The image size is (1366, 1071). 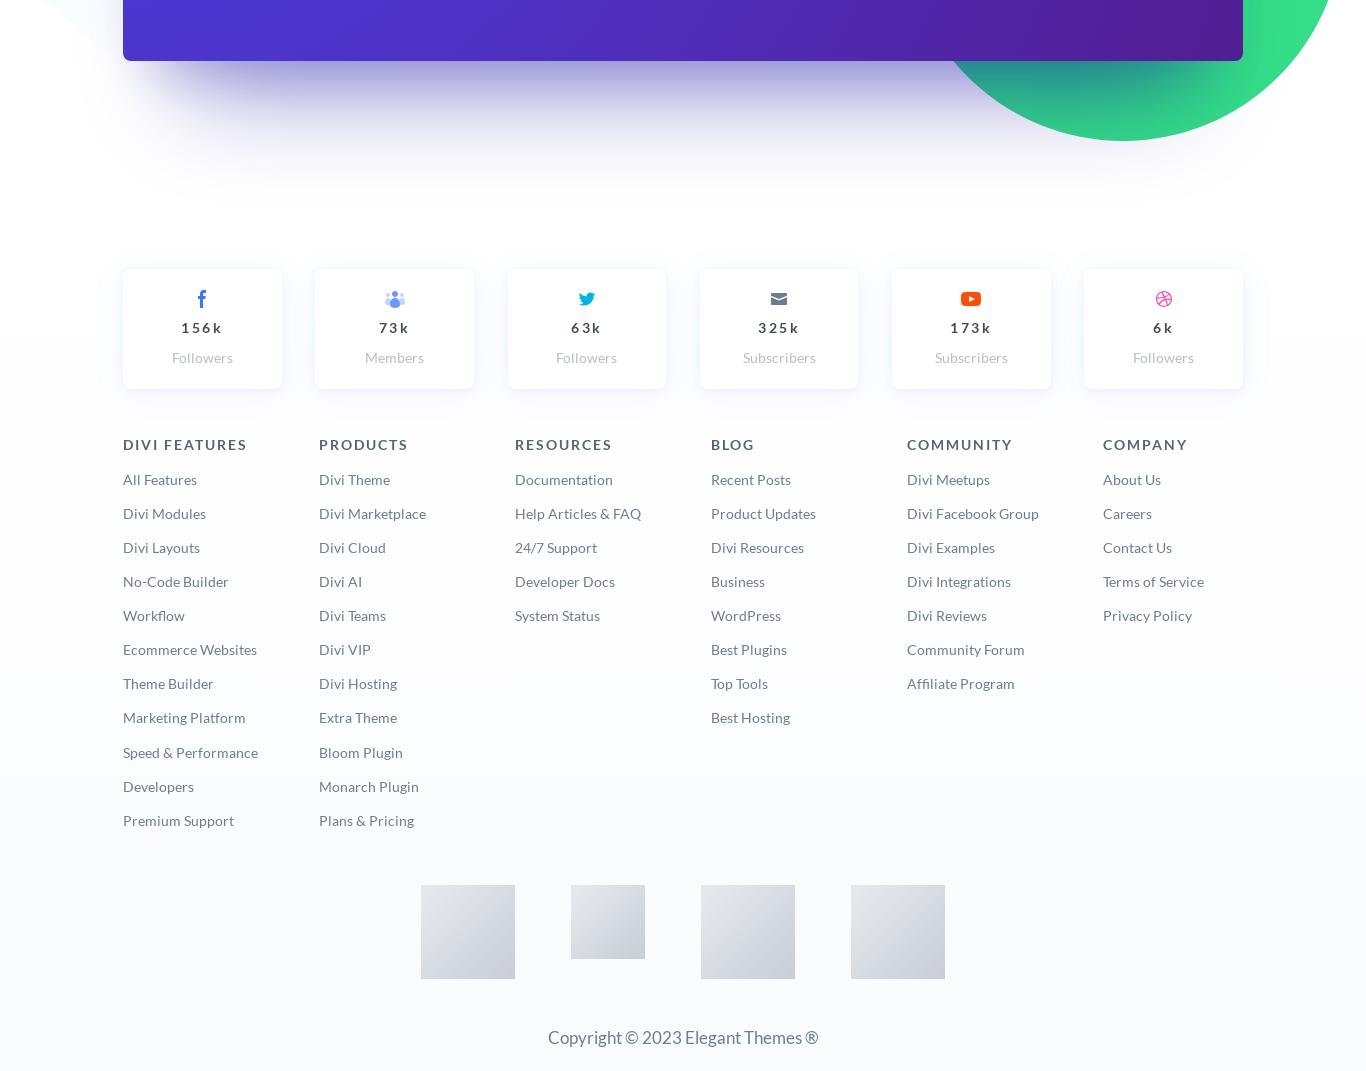 What do you see at coordinates (364, 818) in the screenshot?
I see `'Plans & Pricing'` at bounding box center [364, 818].